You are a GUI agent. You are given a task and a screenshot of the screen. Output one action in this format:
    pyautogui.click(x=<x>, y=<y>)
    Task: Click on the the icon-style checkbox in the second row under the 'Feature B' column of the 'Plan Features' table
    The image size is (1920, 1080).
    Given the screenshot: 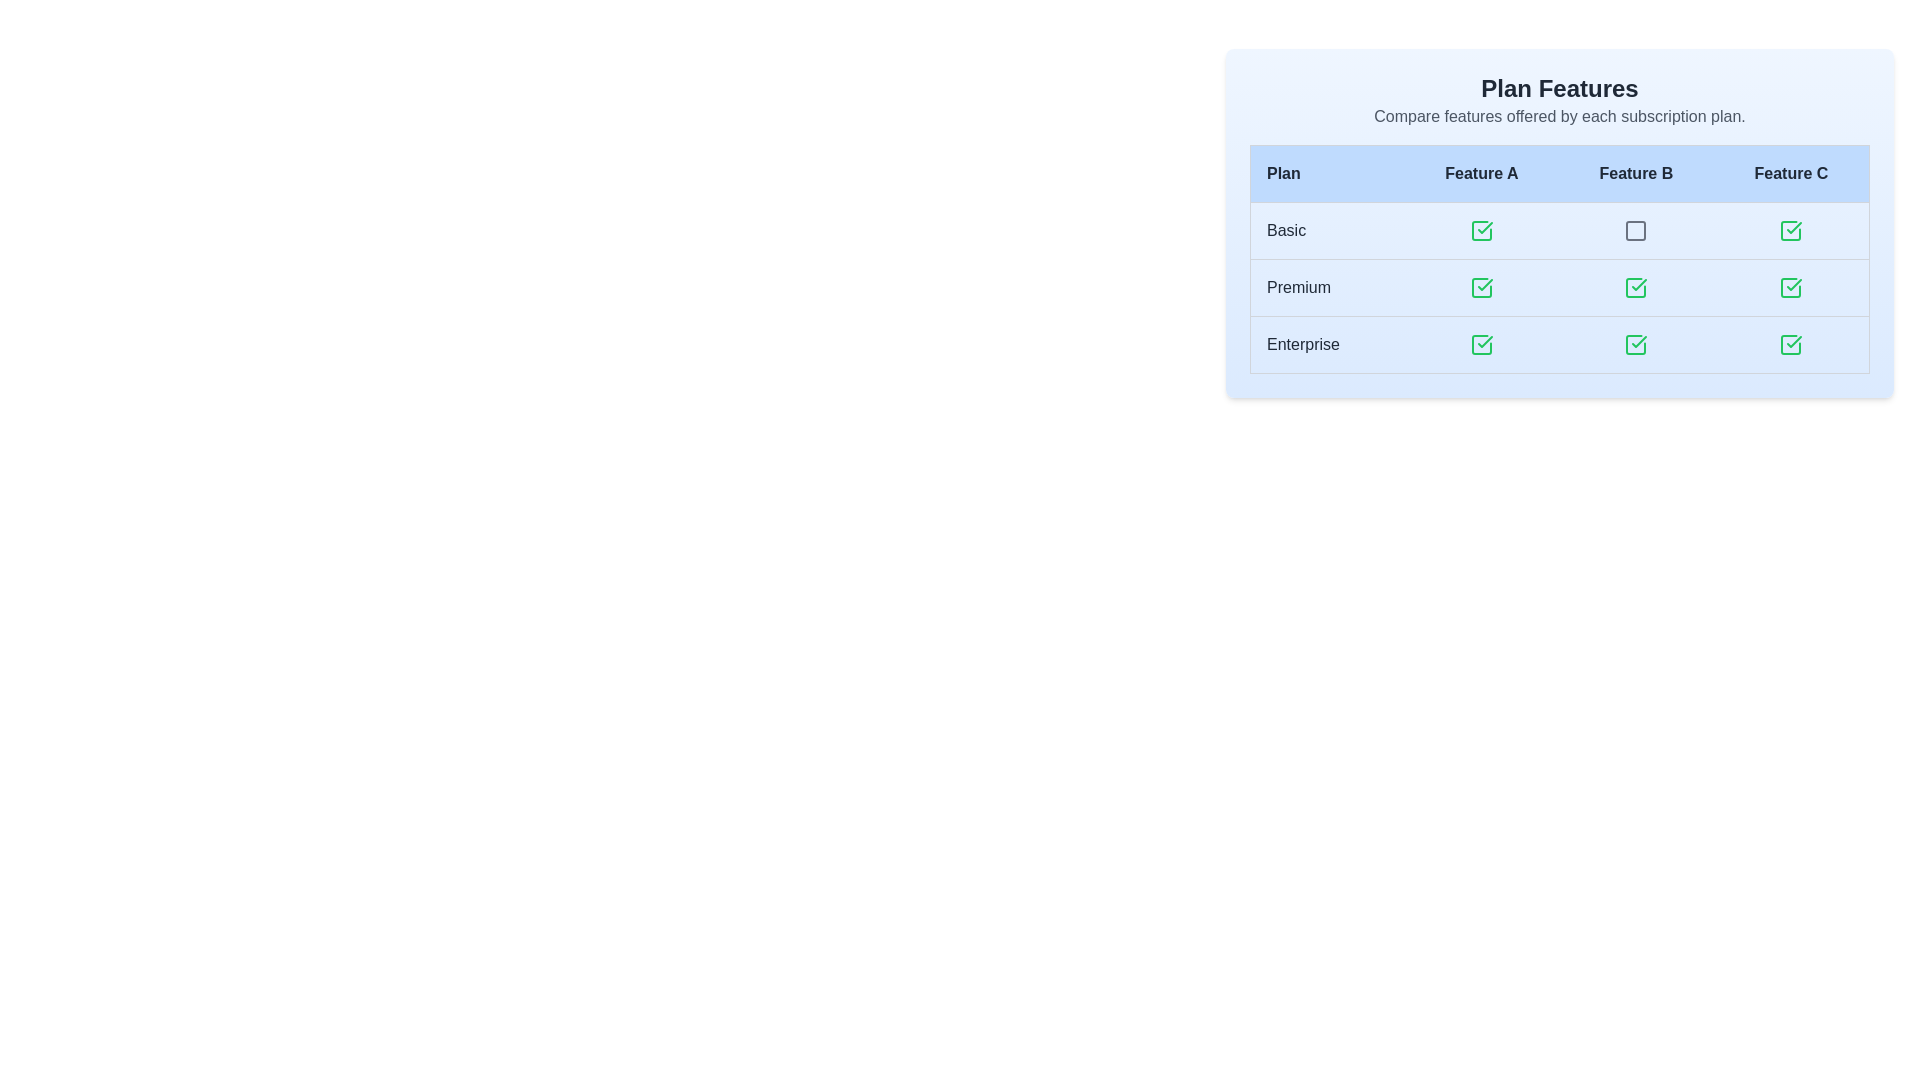 What is the action you would take?
    pyautogui.click(x=1636, y=288)
    